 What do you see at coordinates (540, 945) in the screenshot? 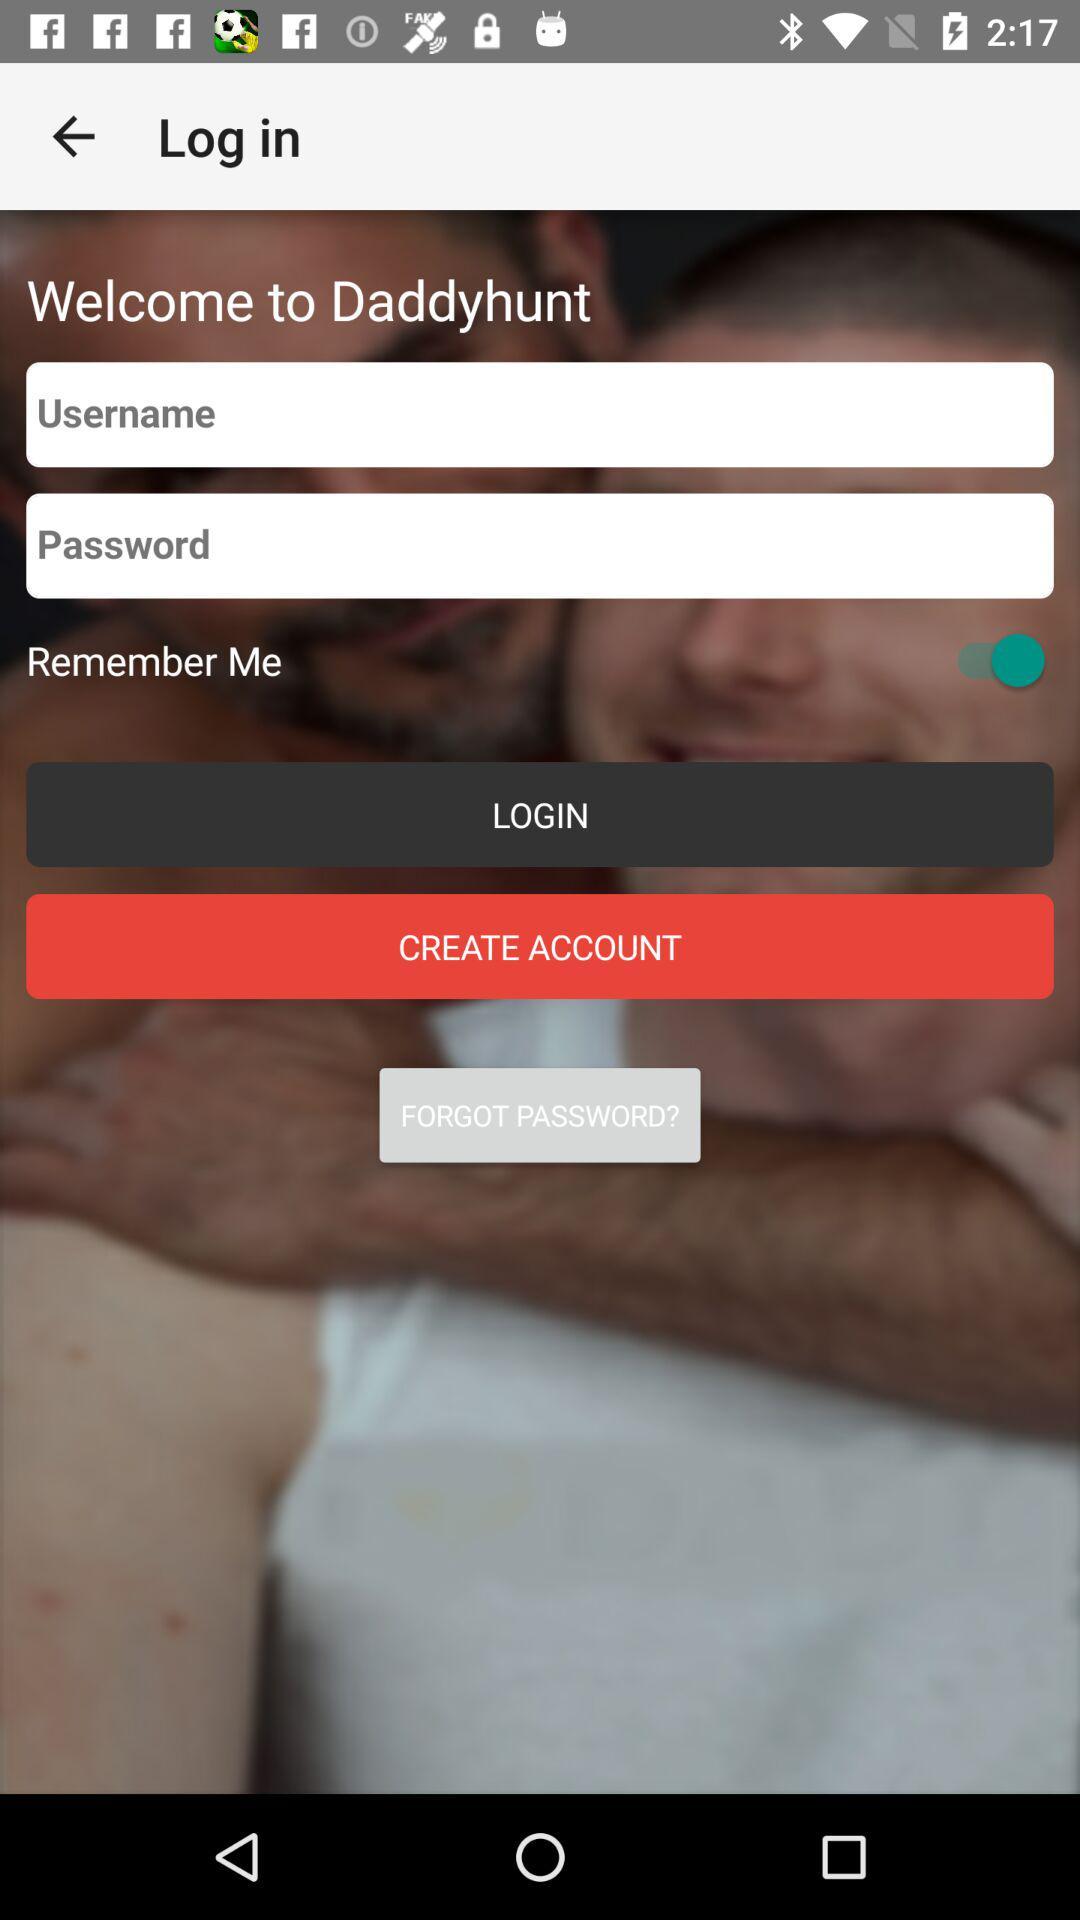
I see `the icon above the forgot password? icon` at bounding box center [540, 945].